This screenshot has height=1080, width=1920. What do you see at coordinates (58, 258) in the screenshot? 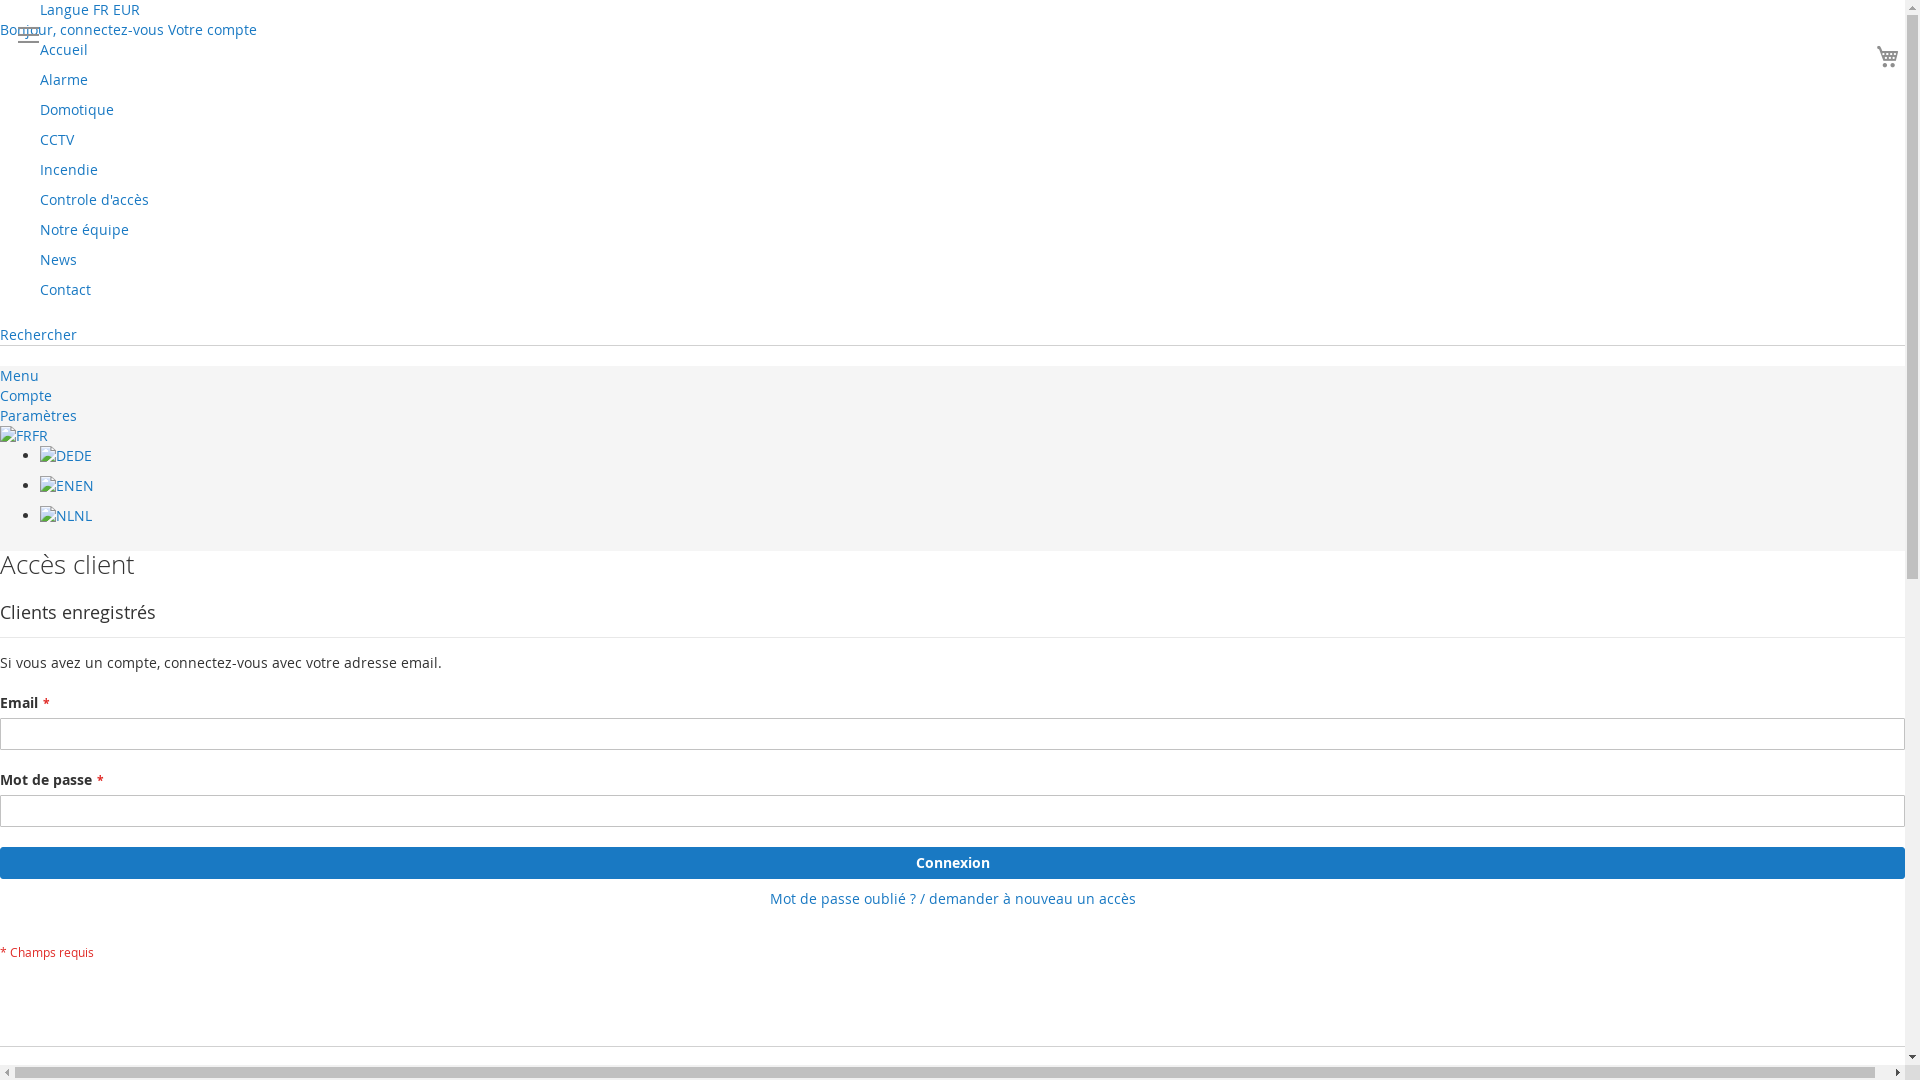
I see `'News'` at bounding box center [58, 258].